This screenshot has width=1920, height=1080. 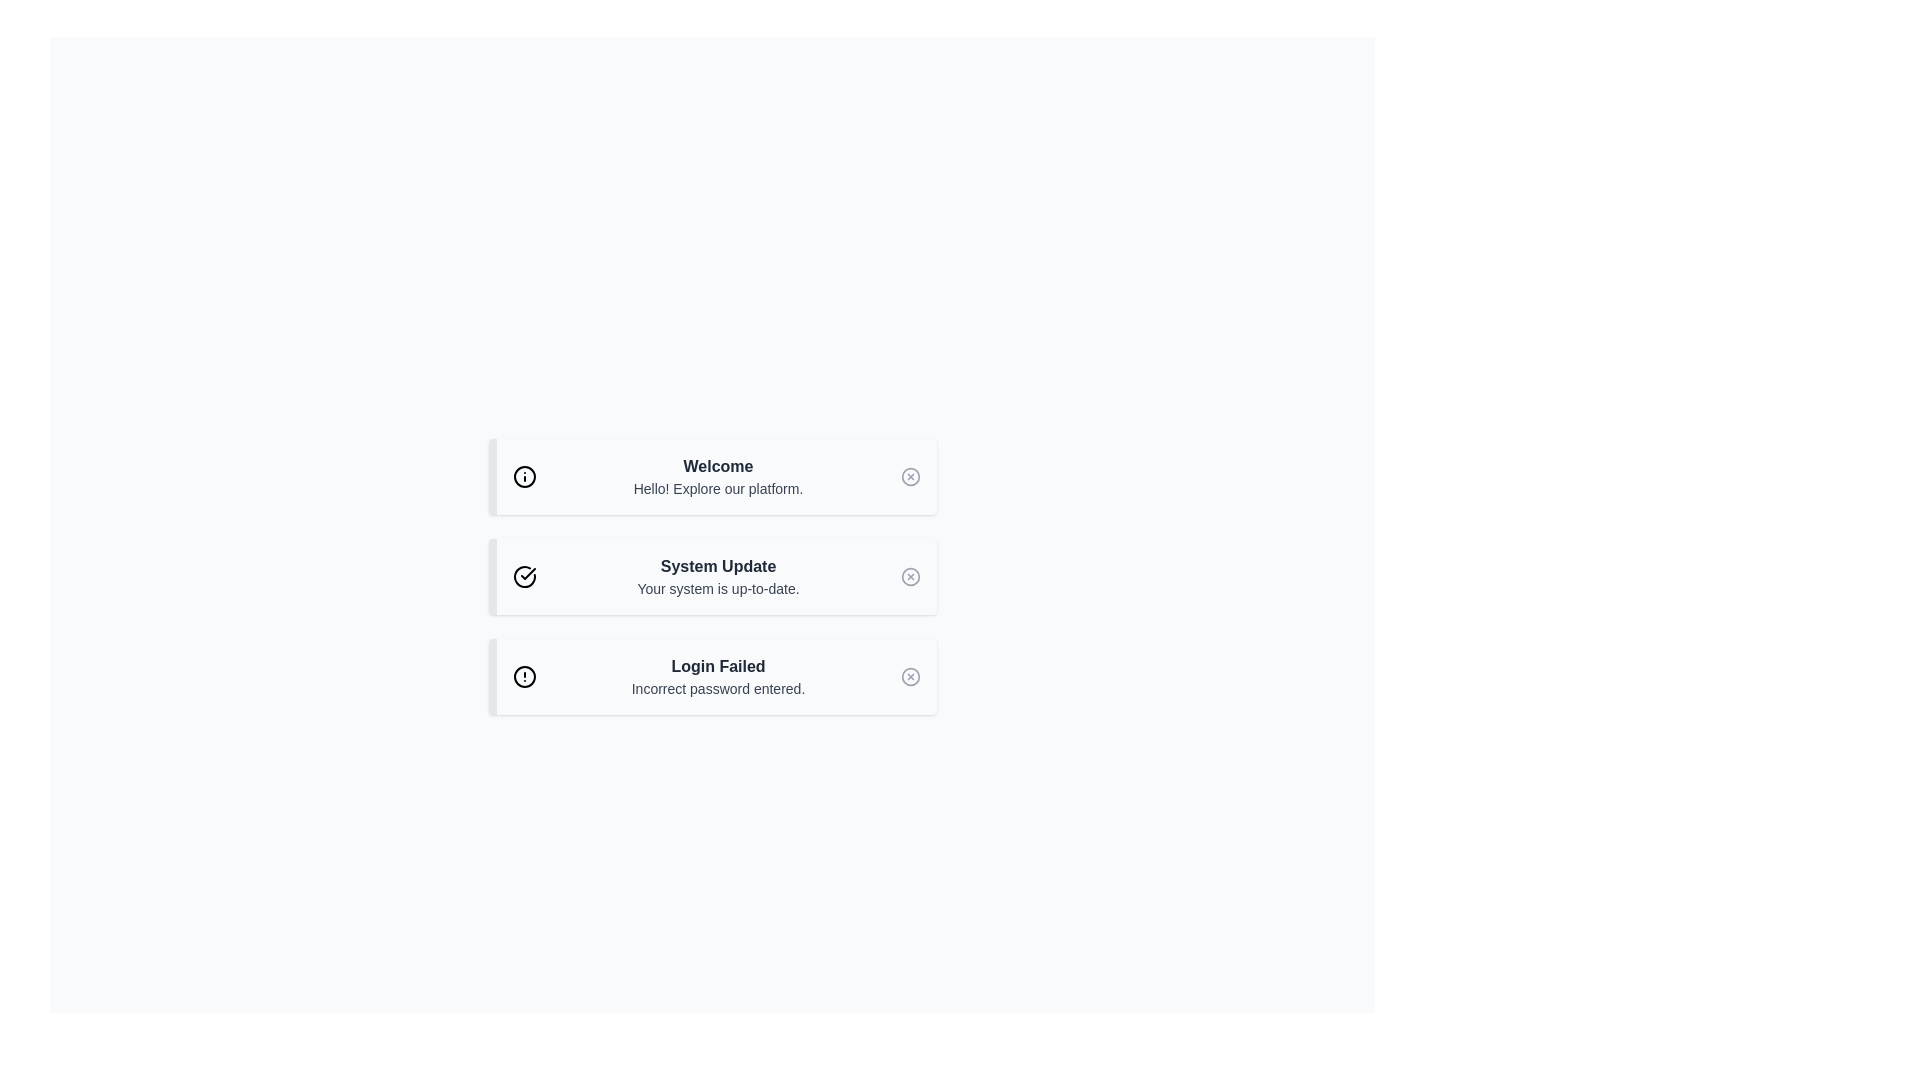 I want to click on message displayed in the text block that says 'Login Failed' with the description 'Incorrect password entered.' This text block is centrally aligned in the third row of notifications, so click(x=718, y=676).